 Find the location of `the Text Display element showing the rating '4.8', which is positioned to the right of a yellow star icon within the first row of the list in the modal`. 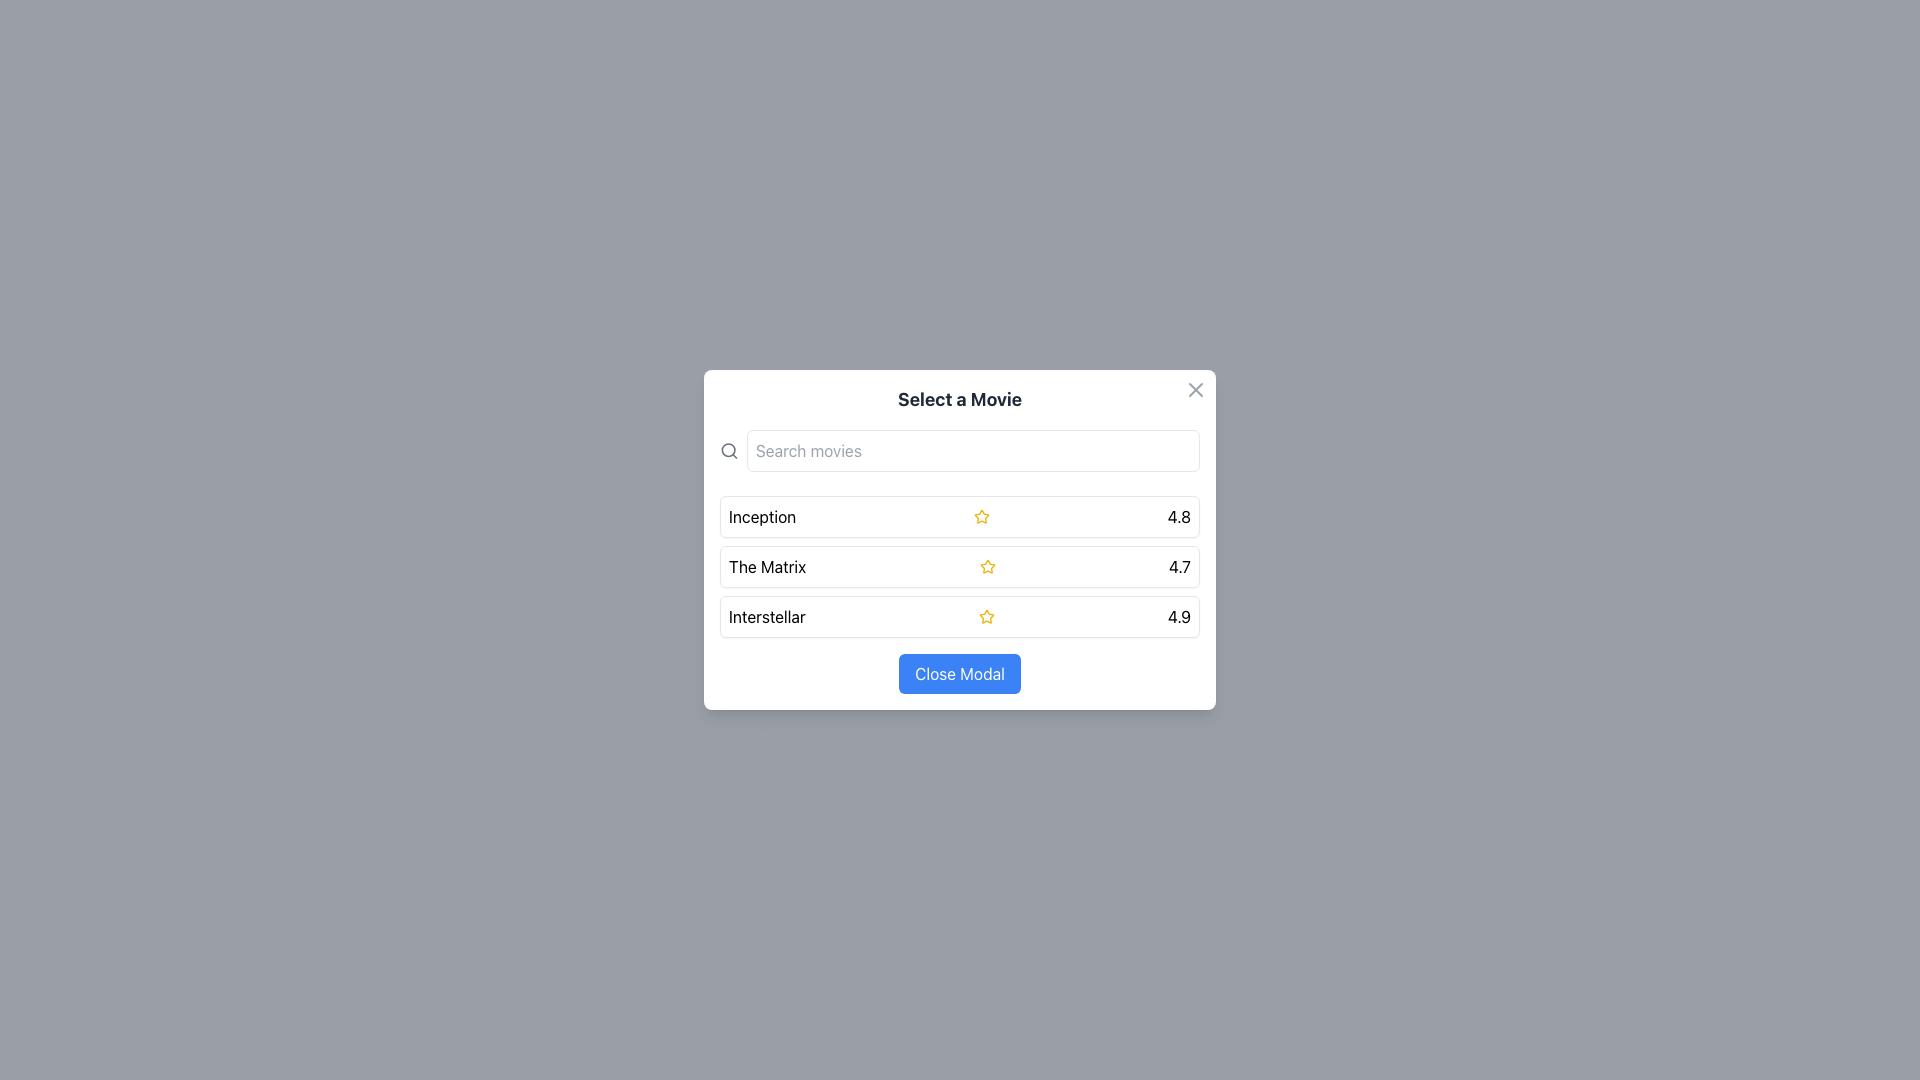

the Text Display element showing the rating '4.8', which is positioned to the right of a yellow star icon within the first row of the list in the modal is located at coordinates (1179, 515).